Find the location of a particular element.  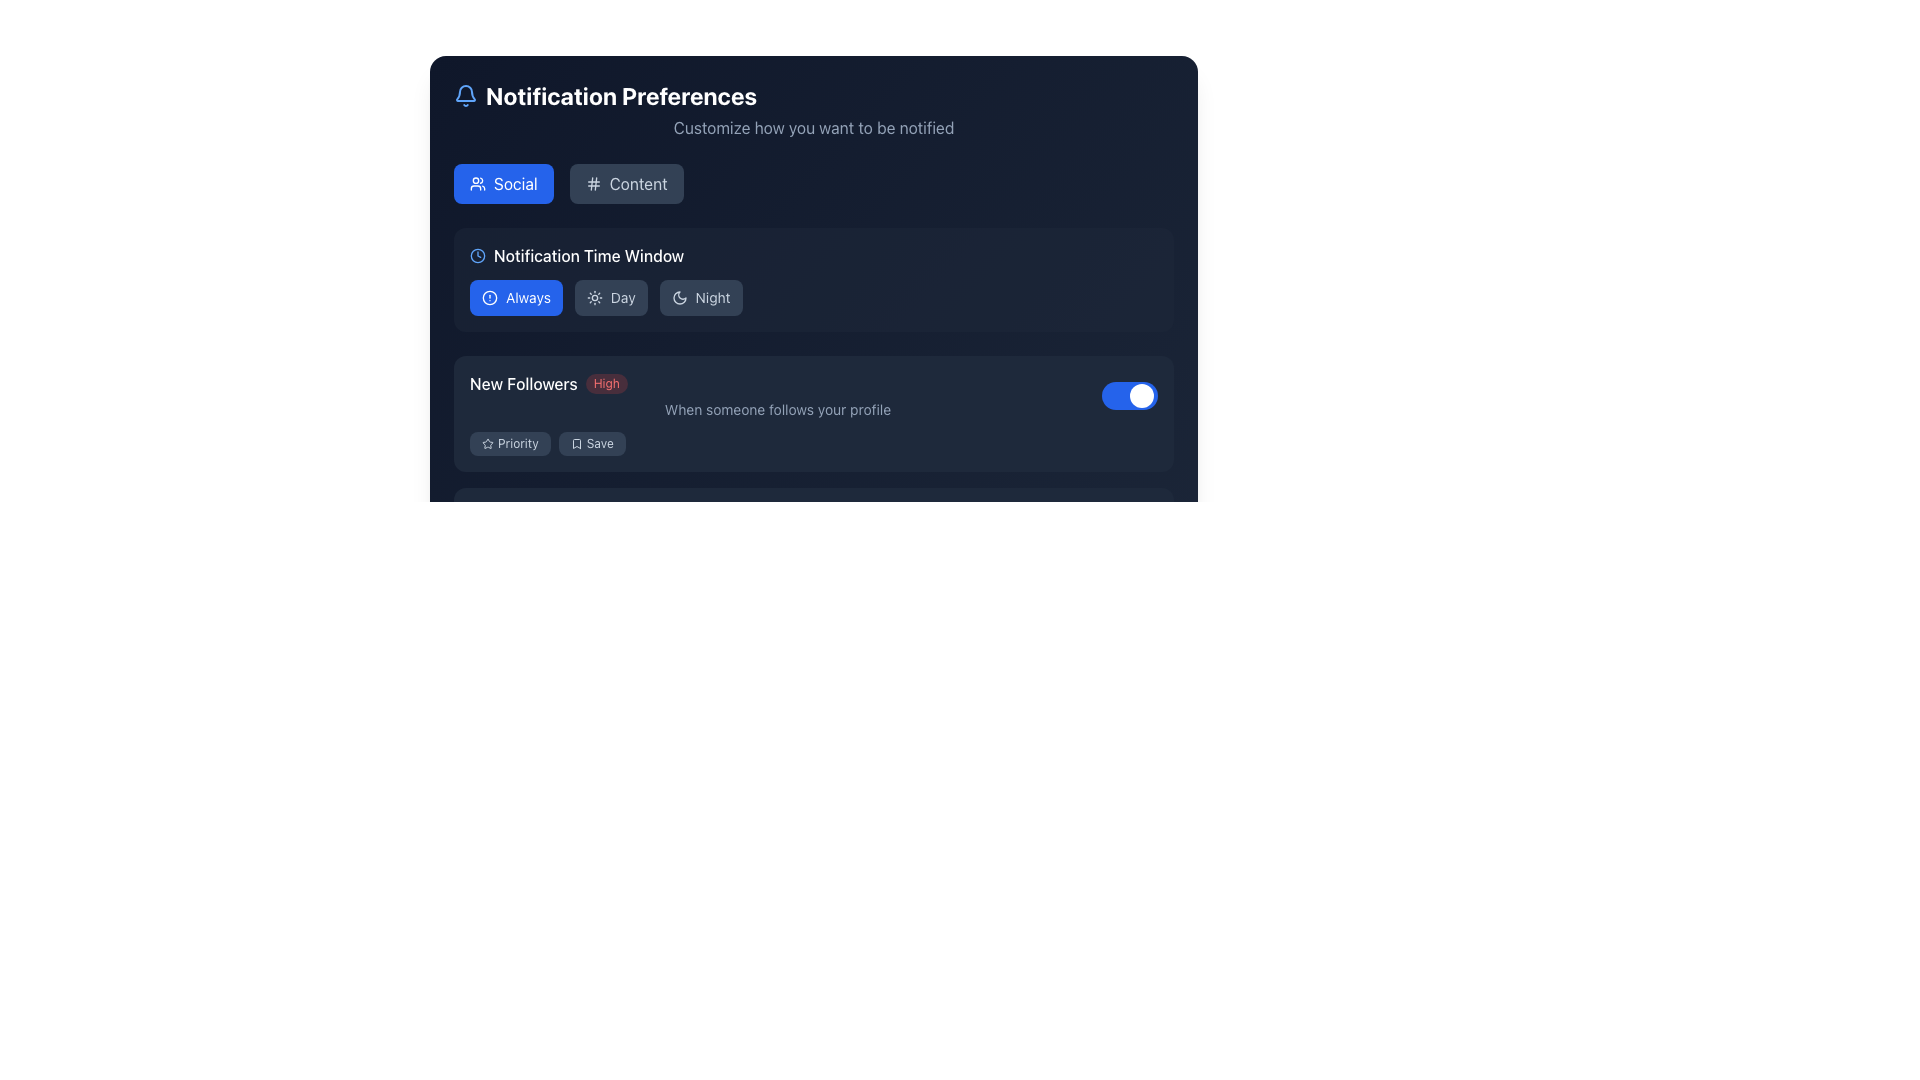

the sun icon located to the left of the 'Day' text in the 'Notification Time Window' section is located at coordinates (593, 297).